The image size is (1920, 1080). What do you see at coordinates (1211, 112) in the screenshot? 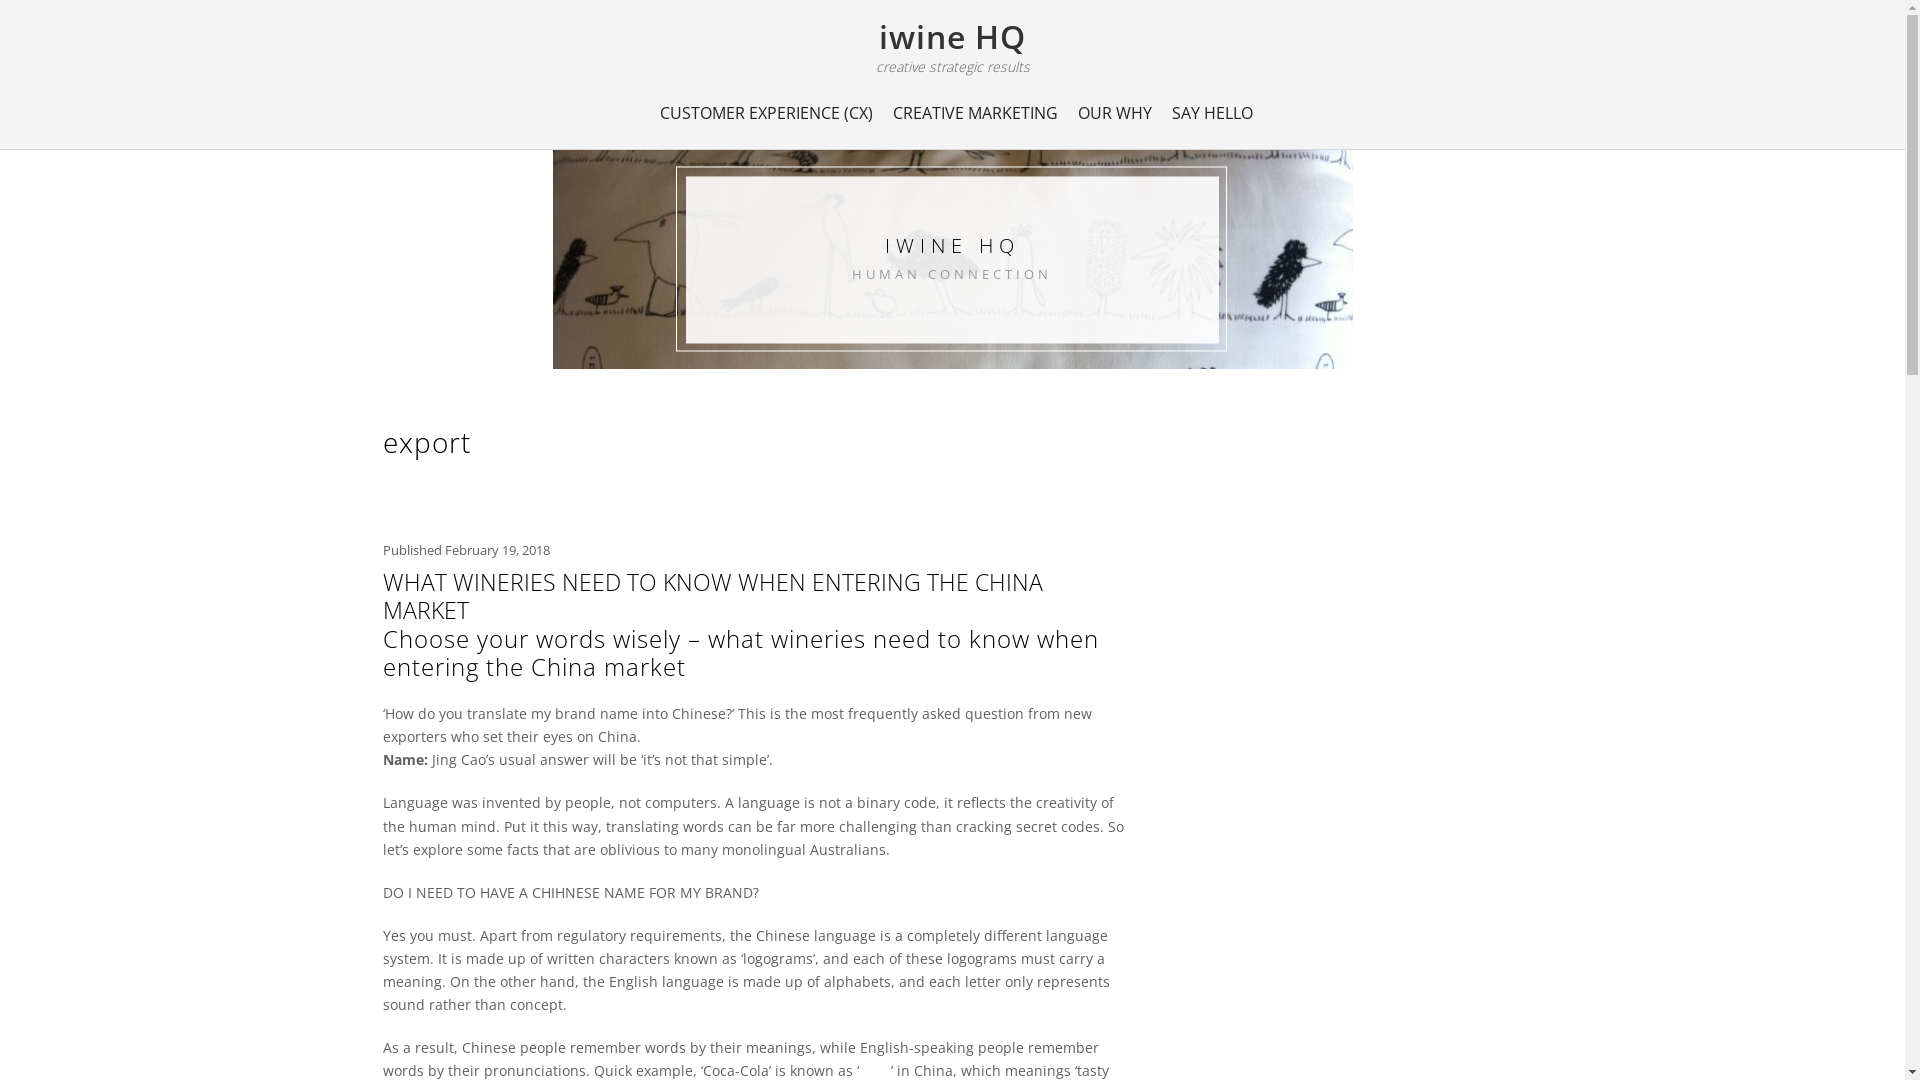
I see `'SAY HELLO'` at bounding box center [1211, 112].